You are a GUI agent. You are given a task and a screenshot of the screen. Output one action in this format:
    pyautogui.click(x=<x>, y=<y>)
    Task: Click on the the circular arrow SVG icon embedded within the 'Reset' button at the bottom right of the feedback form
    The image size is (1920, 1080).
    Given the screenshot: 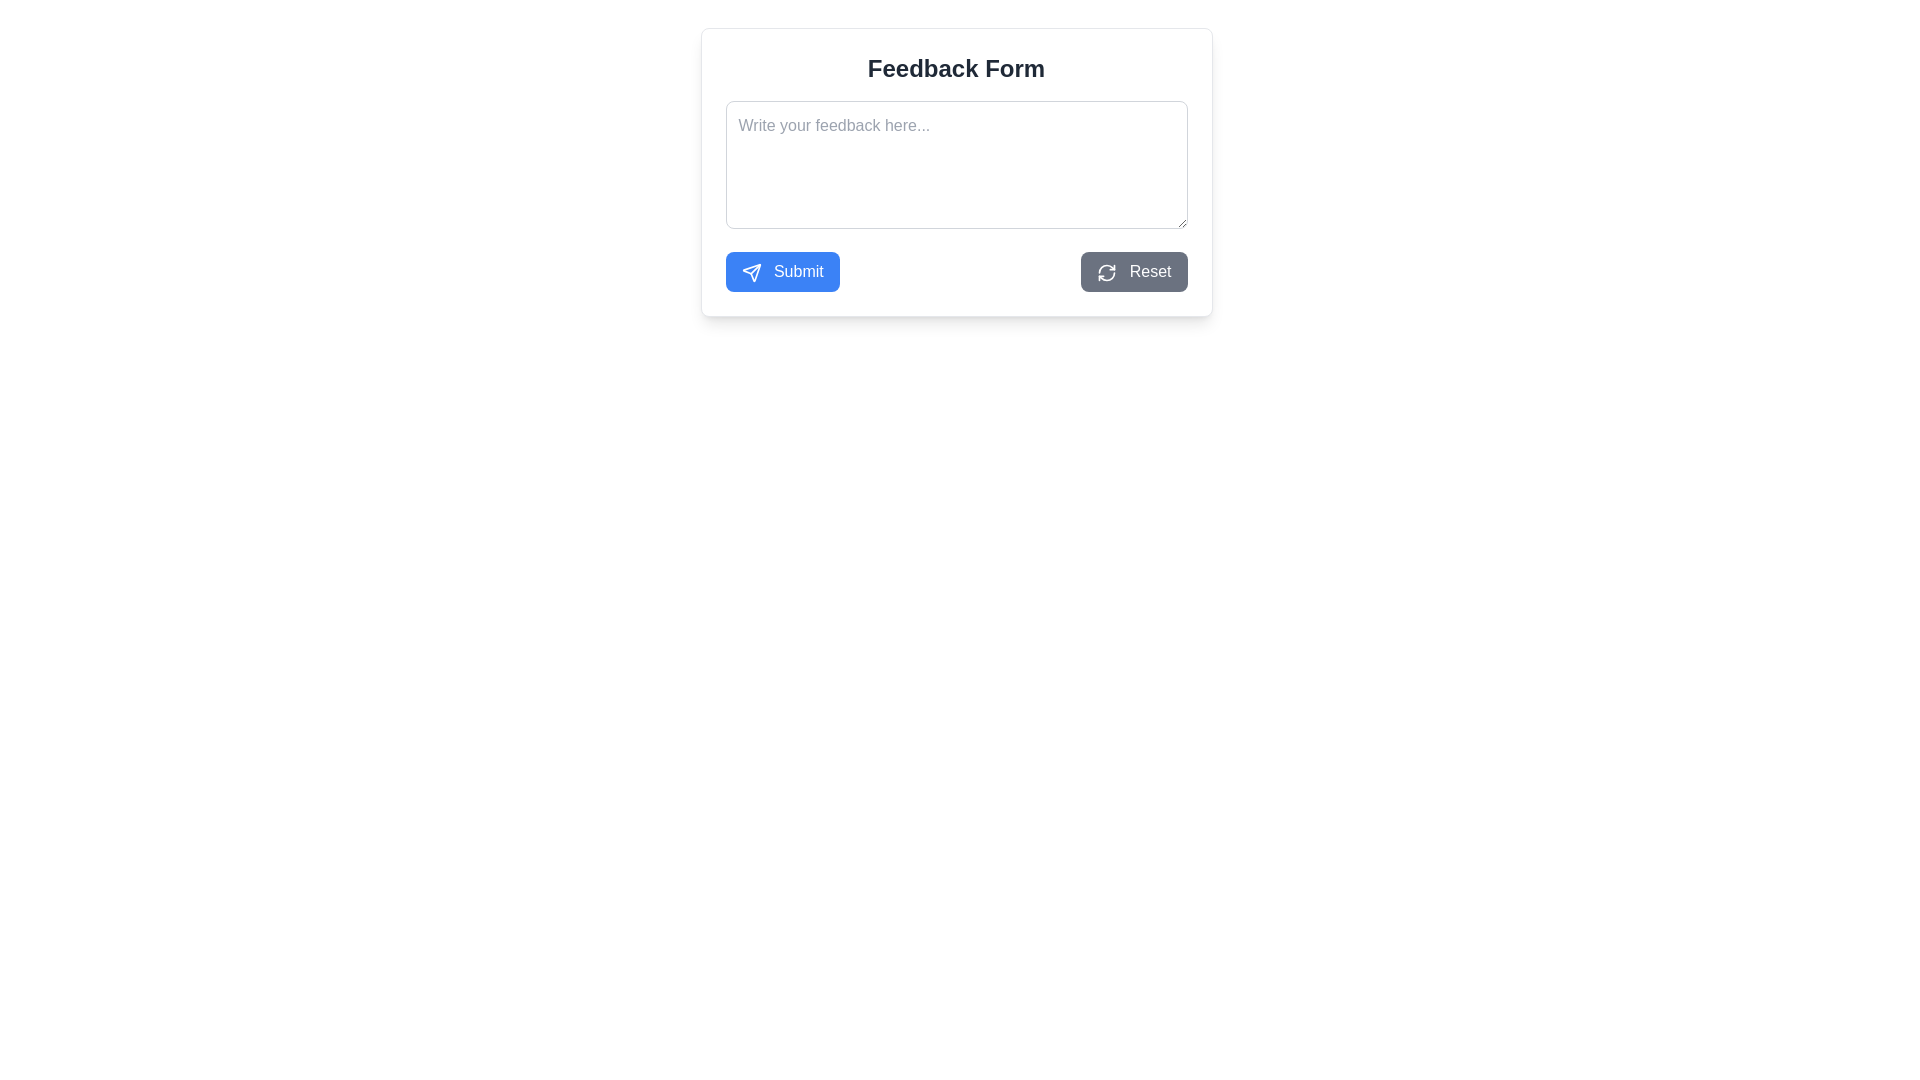 What is the action you would take?
    pyautogui.click(x=1106, y=272)
    